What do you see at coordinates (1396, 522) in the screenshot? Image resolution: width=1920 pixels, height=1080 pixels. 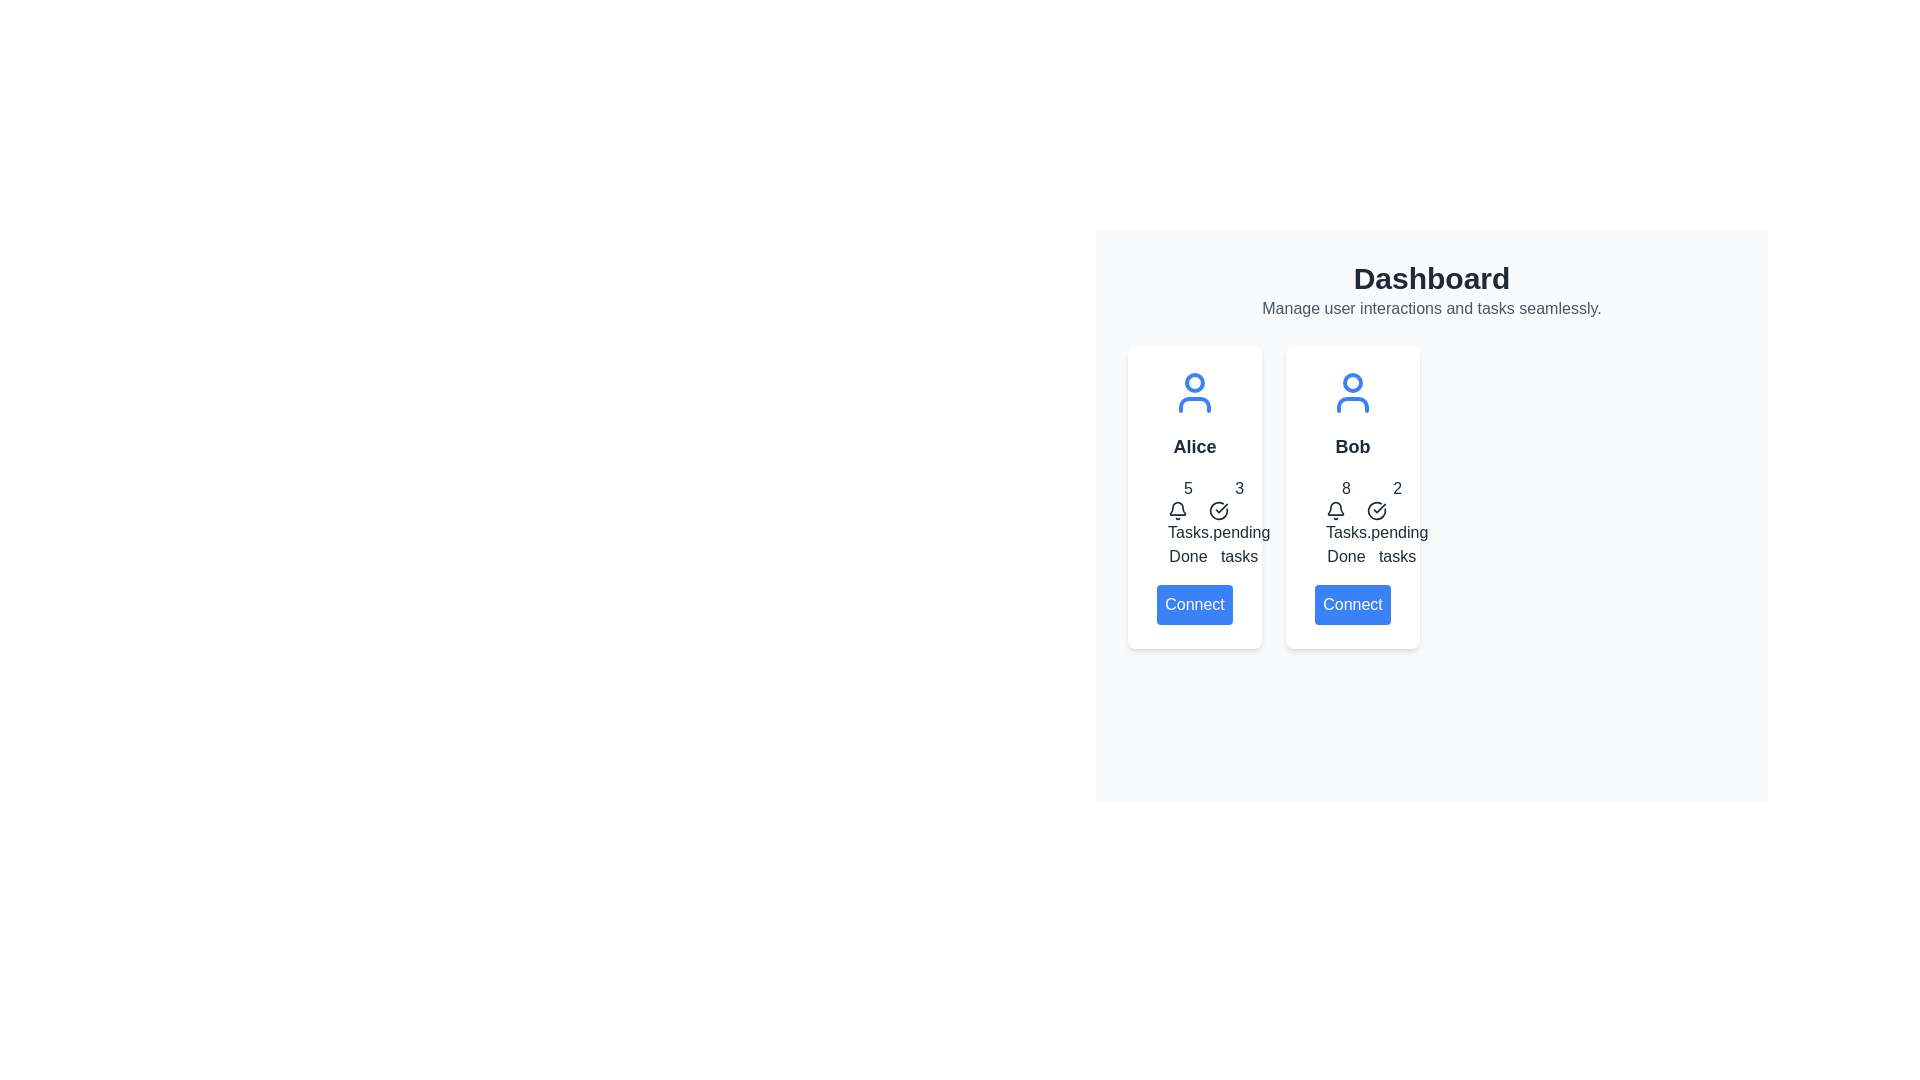 I see `the composite informational display element showing the number '2' with a check icon and the text '.pending tasks' located in the lower-right portion of Bob's card on the dashboard` at bounding box center [1396, 522].